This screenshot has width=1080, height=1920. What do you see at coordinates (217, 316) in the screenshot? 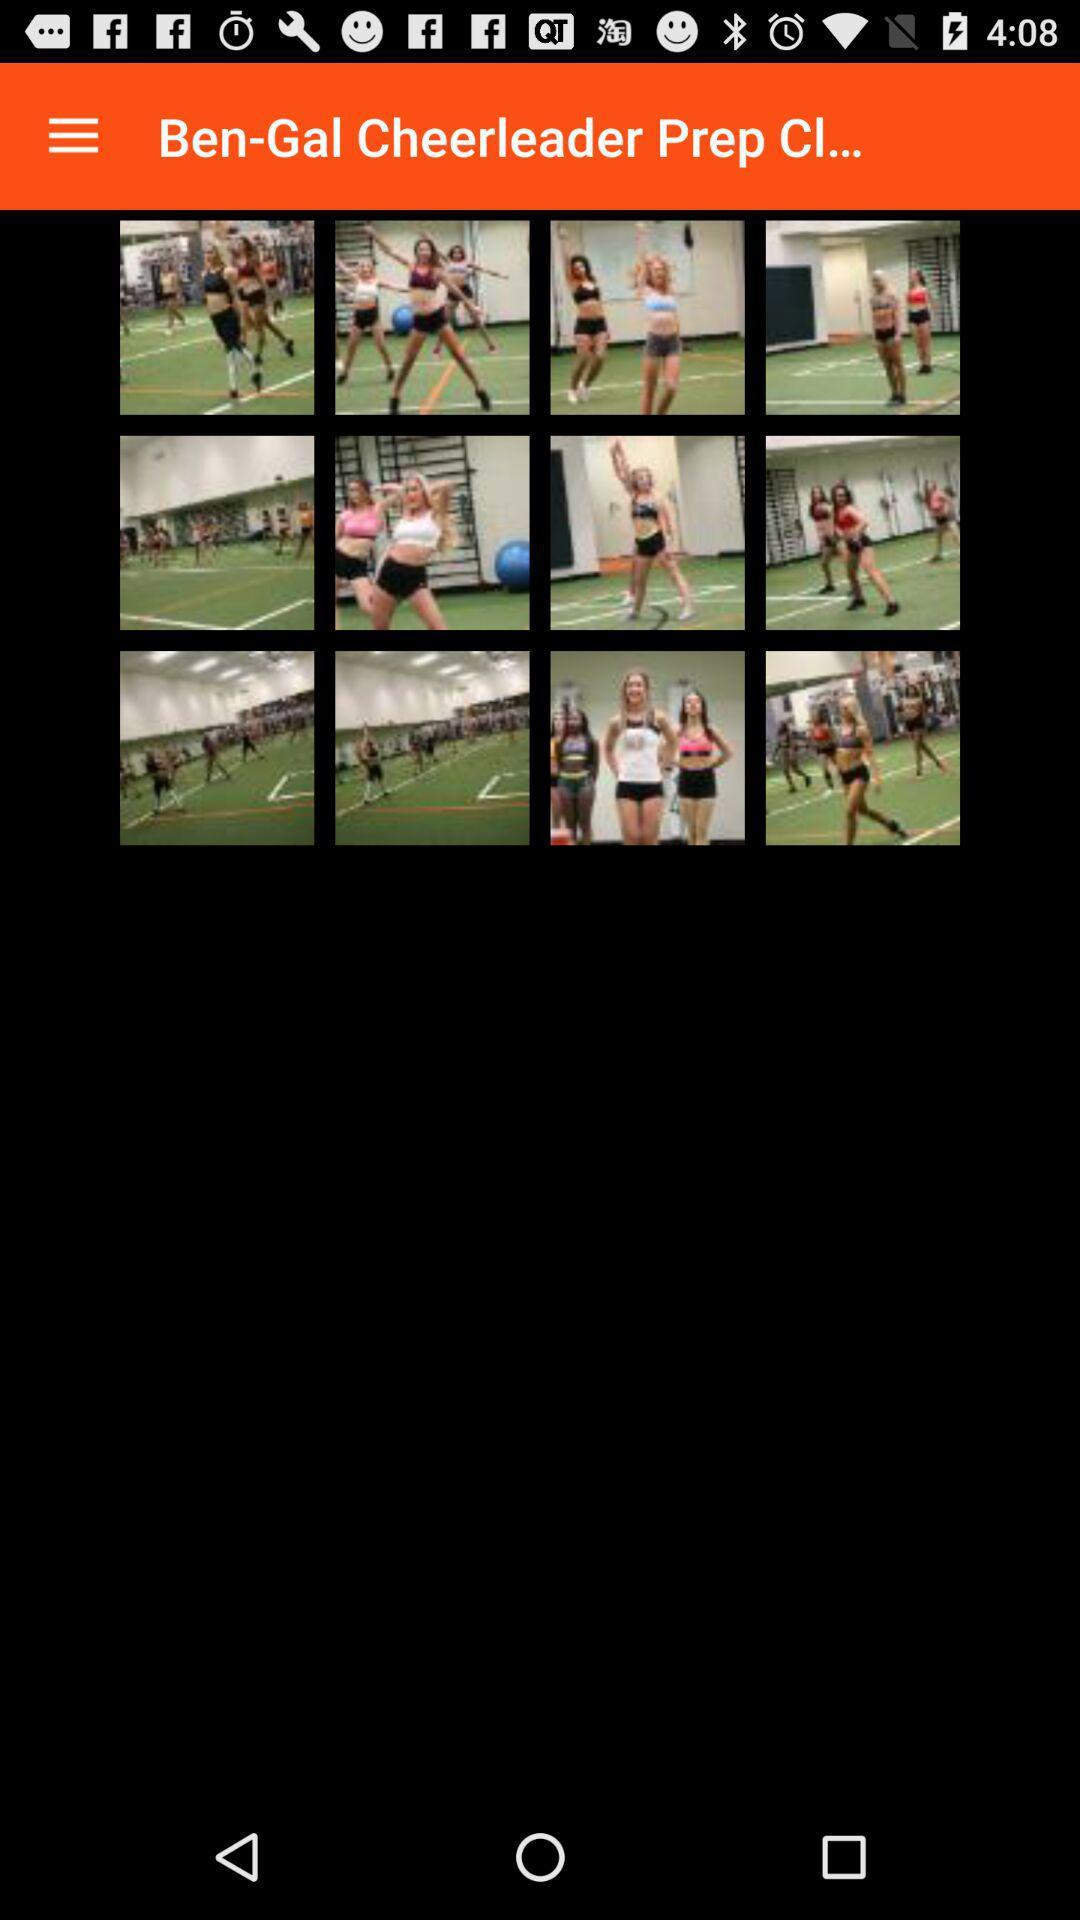
I see `enlarge this image` at bounding box center [217, 316].